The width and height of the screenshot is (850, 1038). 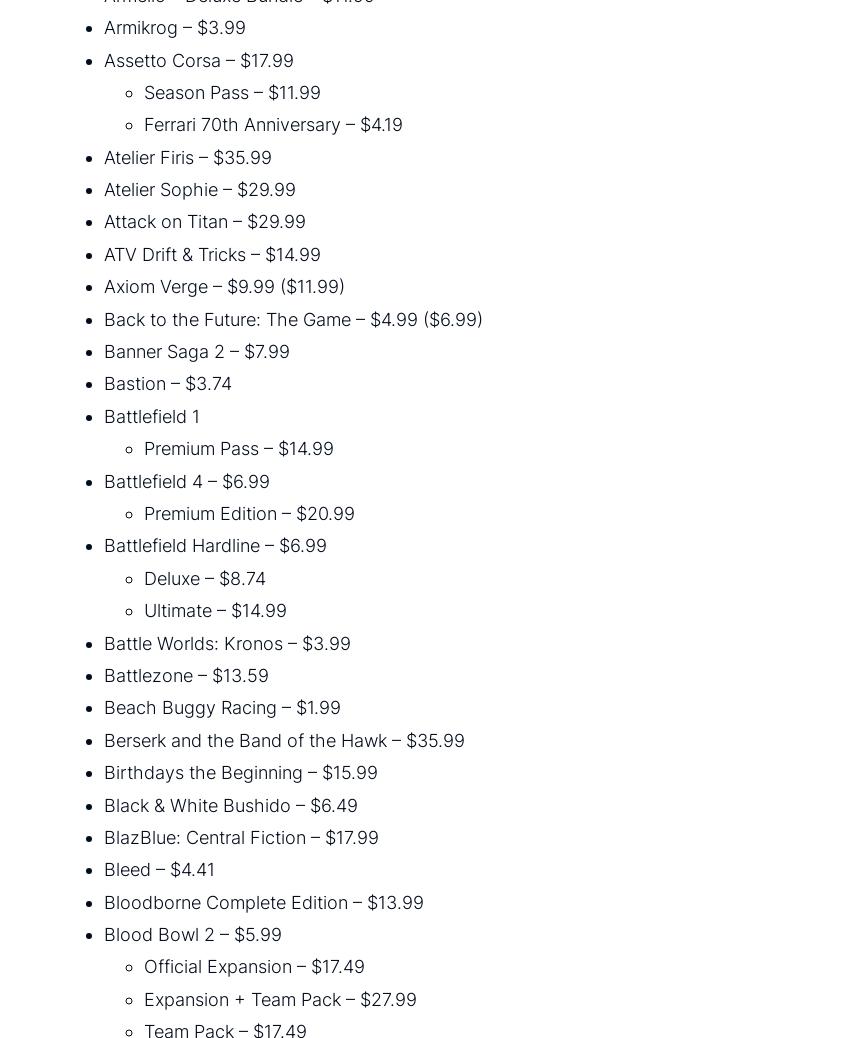 I want to click on 'AD Choices', so click(x=380, y=959).